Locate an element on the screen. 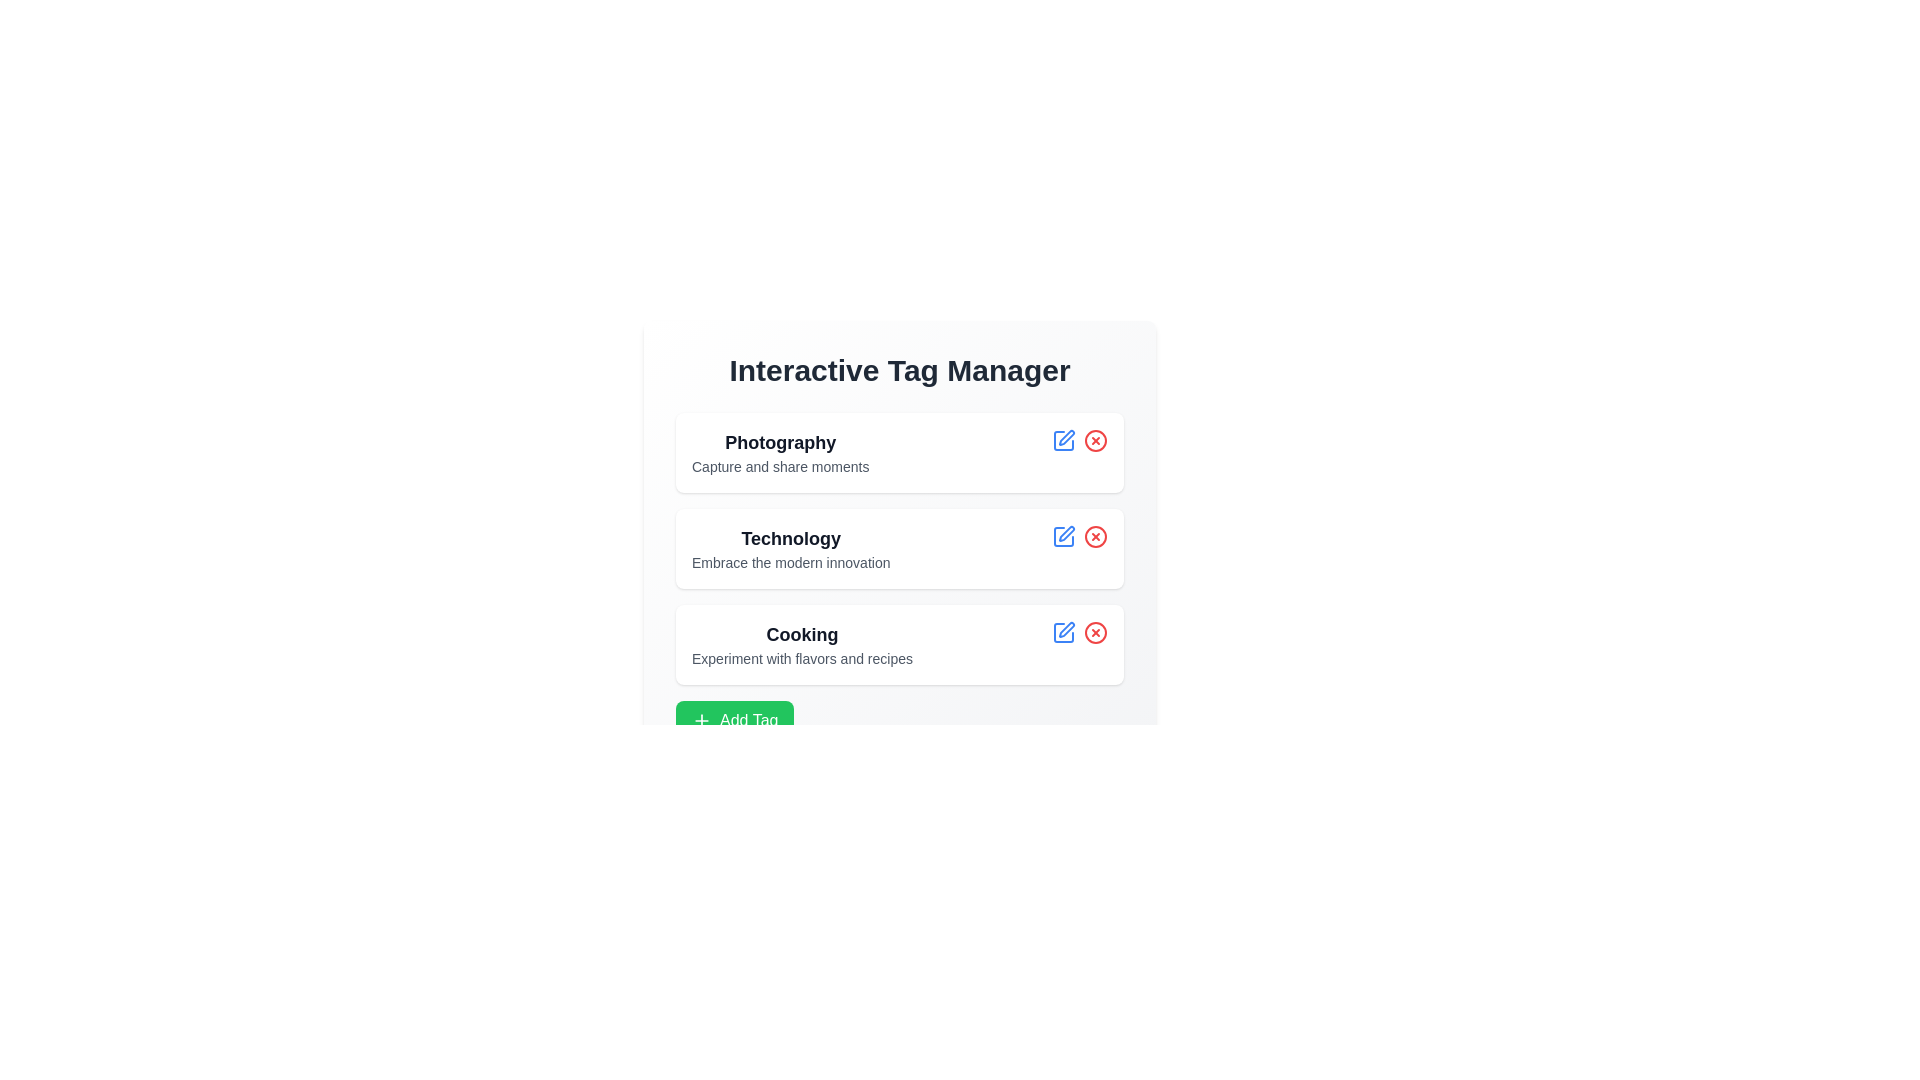 The width and height of the screenshot is (1920, 1080). the Text label titled 'Photography', which provides a description 'Capture and share moments' in the first section of the vertical list under 'Interactive Tag Manager' is located at coordinates (779, 452).